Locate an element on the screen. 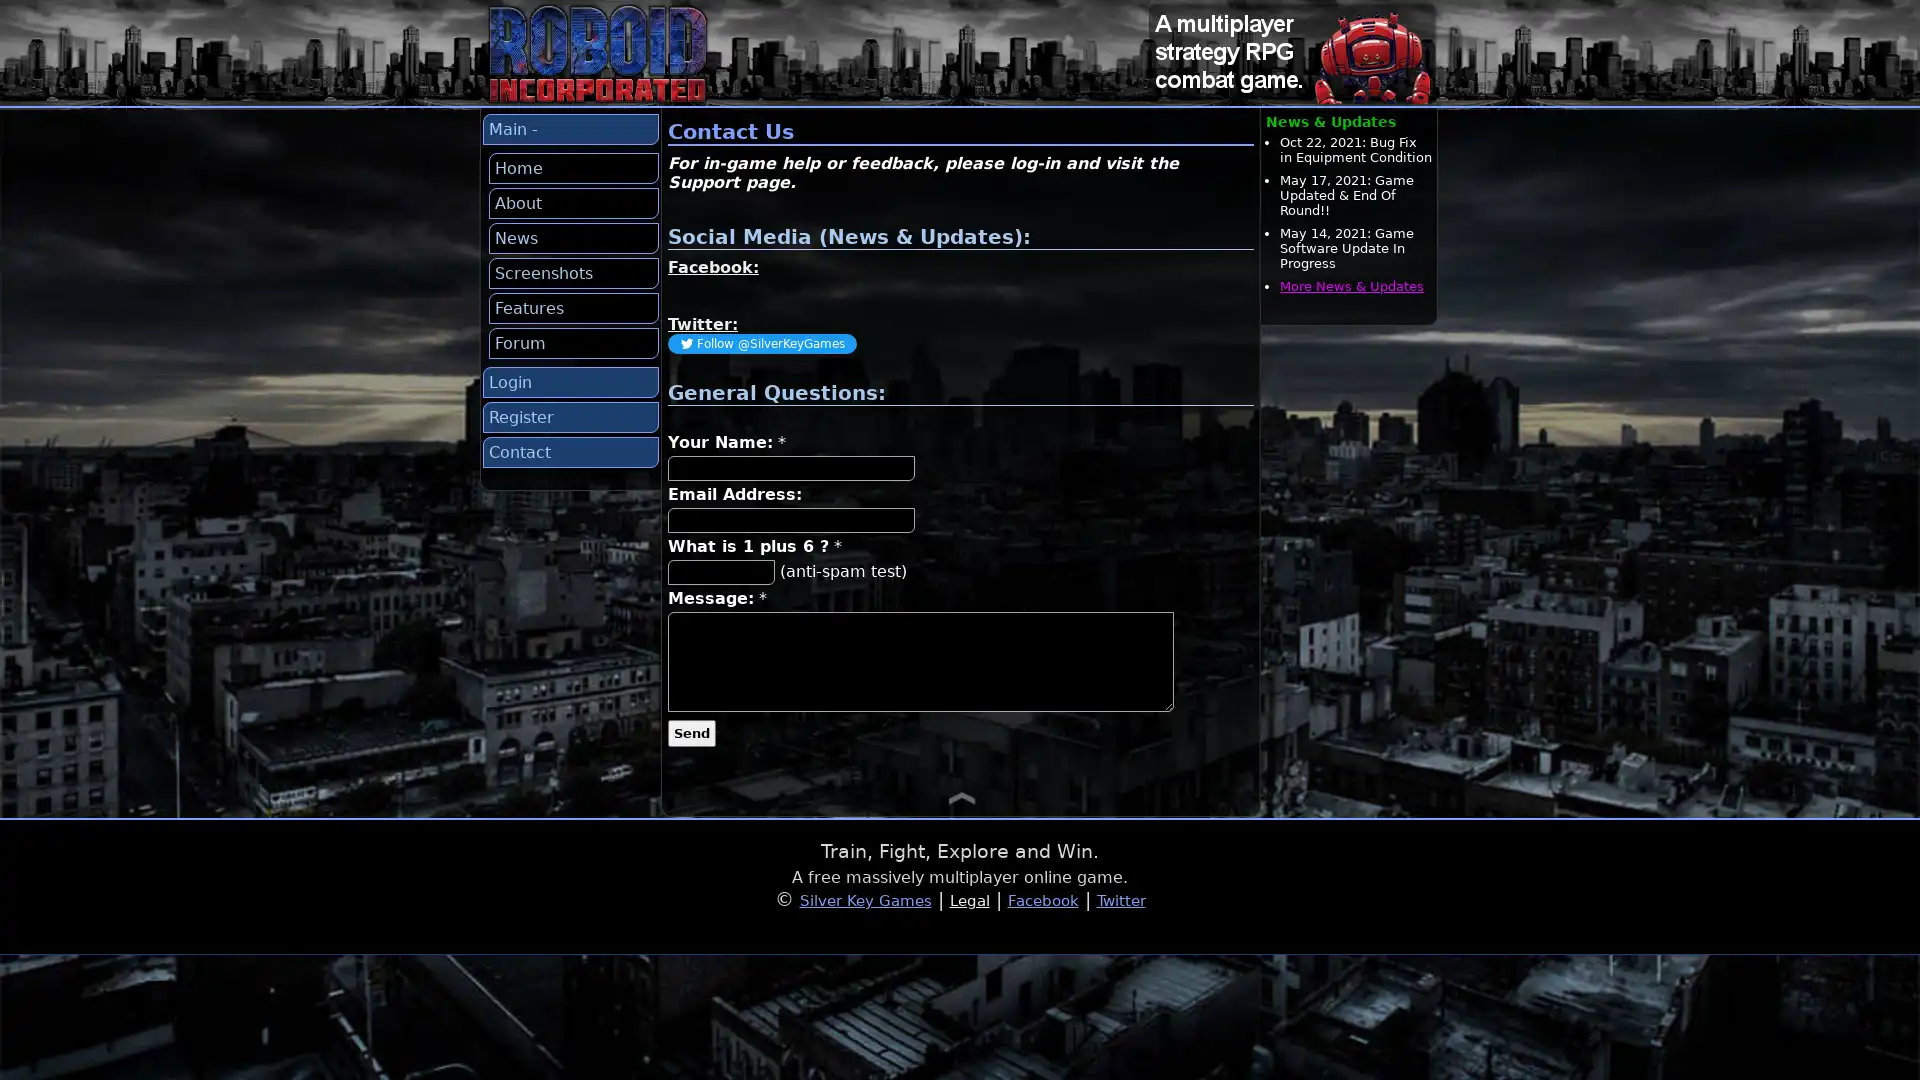 The image size is (1920, 1080). Send is located at coordinates (691, 733).